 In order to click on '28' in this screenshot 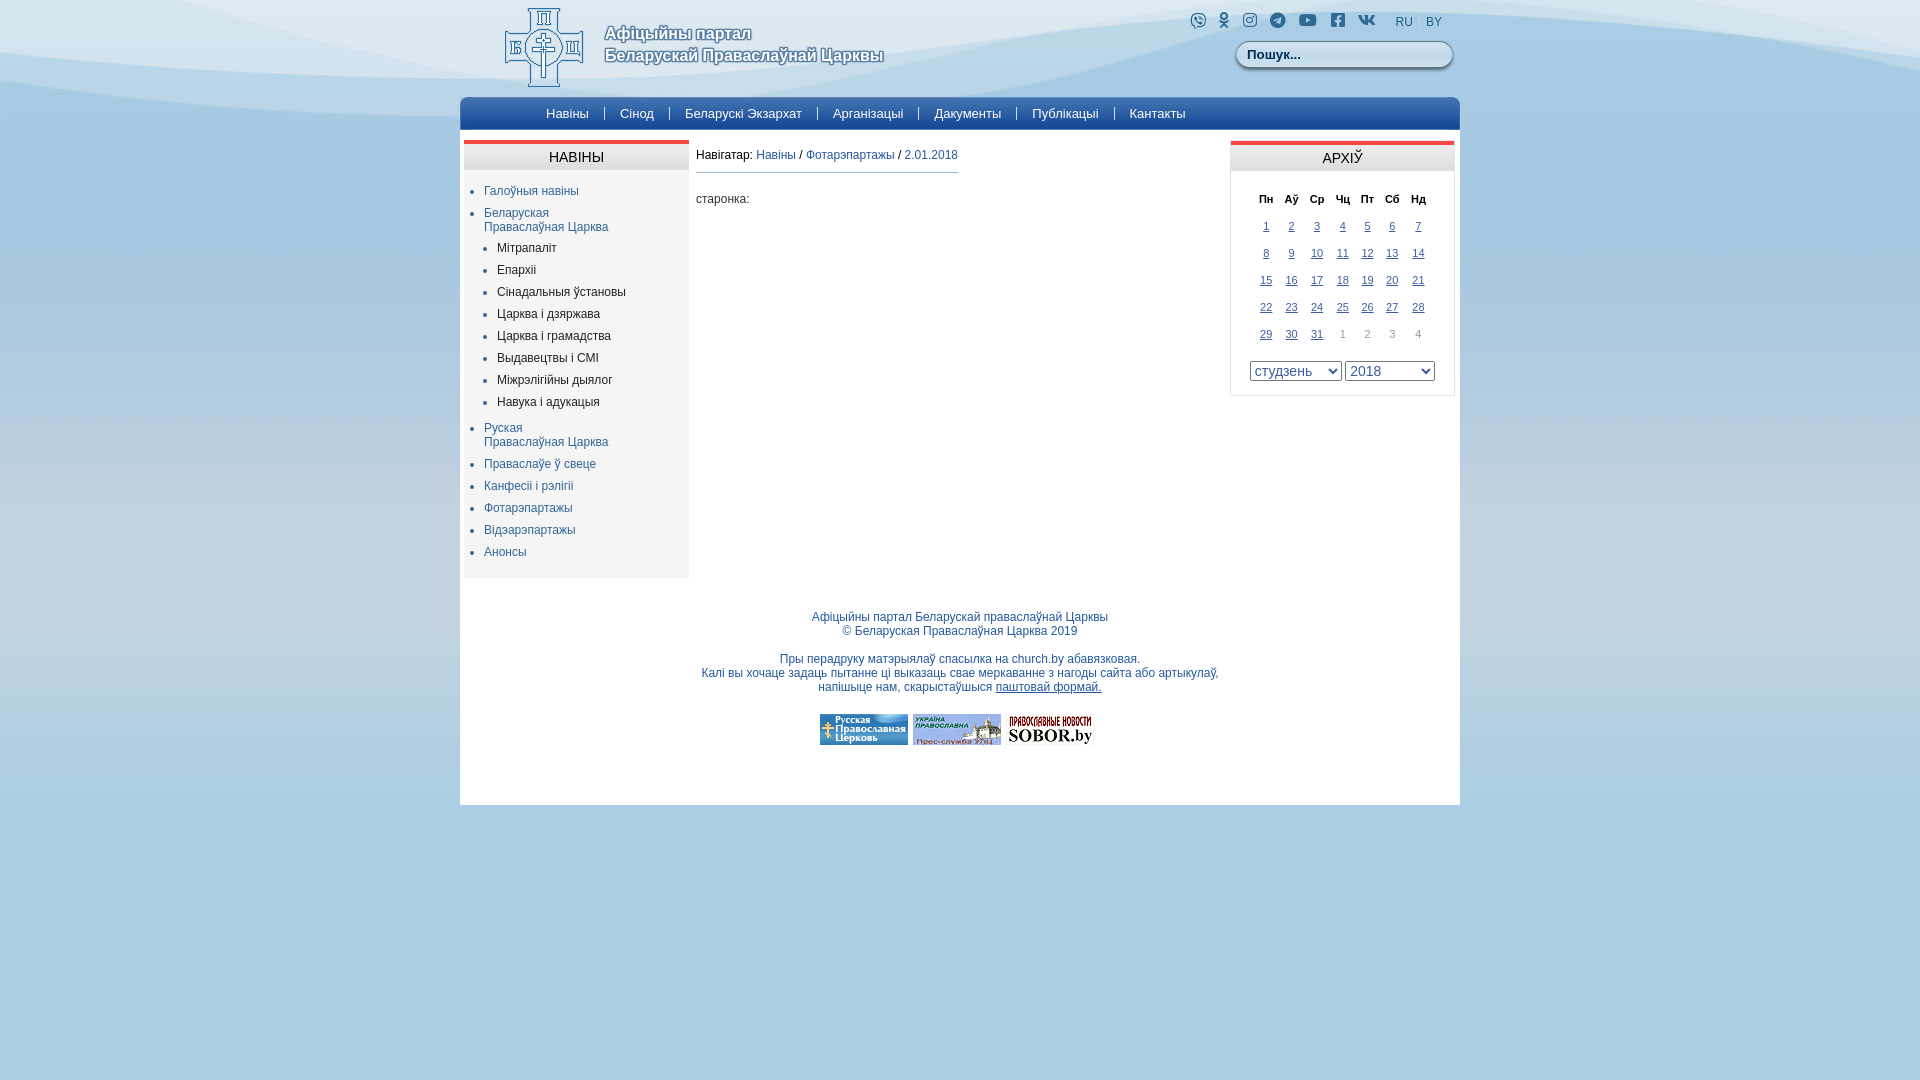, I will do `click(1416, 305)`.